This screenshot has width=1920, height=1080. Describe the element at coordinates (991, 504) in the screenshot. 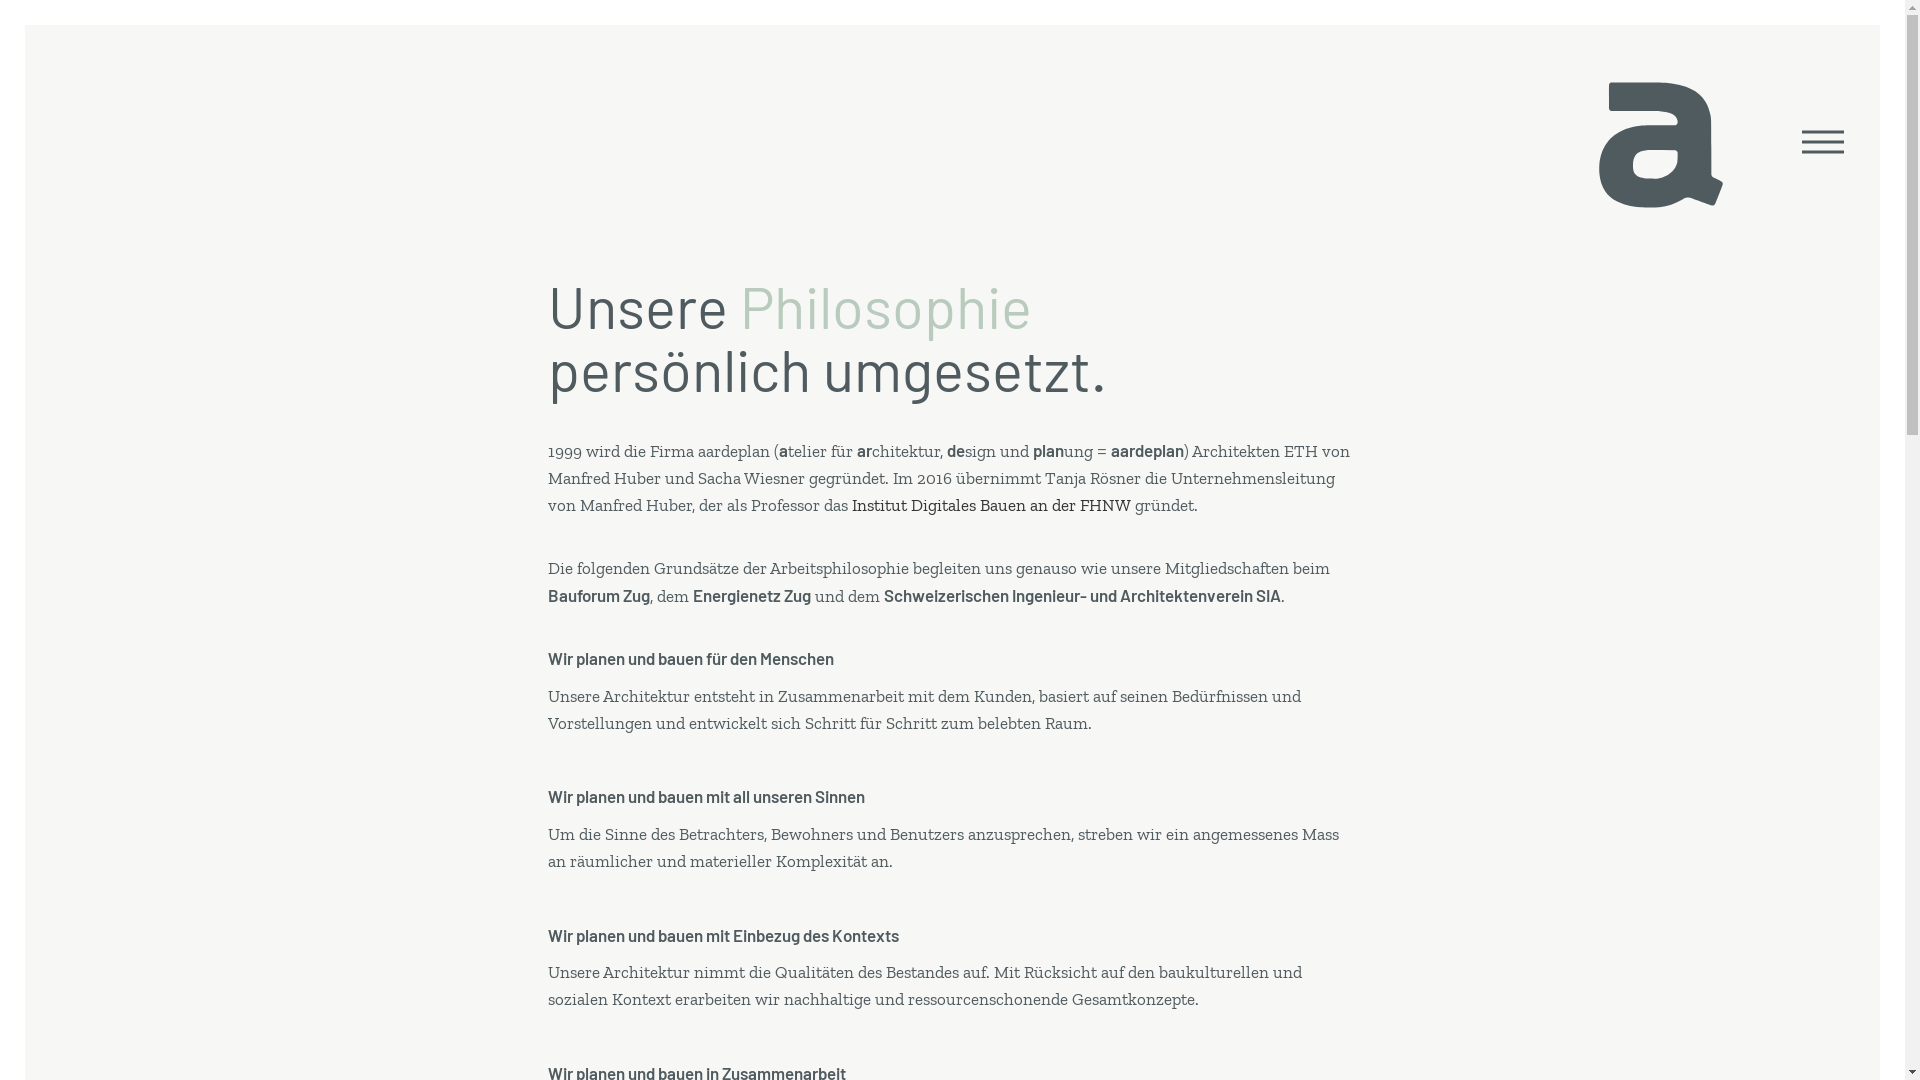

I see `'Institut Digitales Bauen an der FHNW'` at that location.